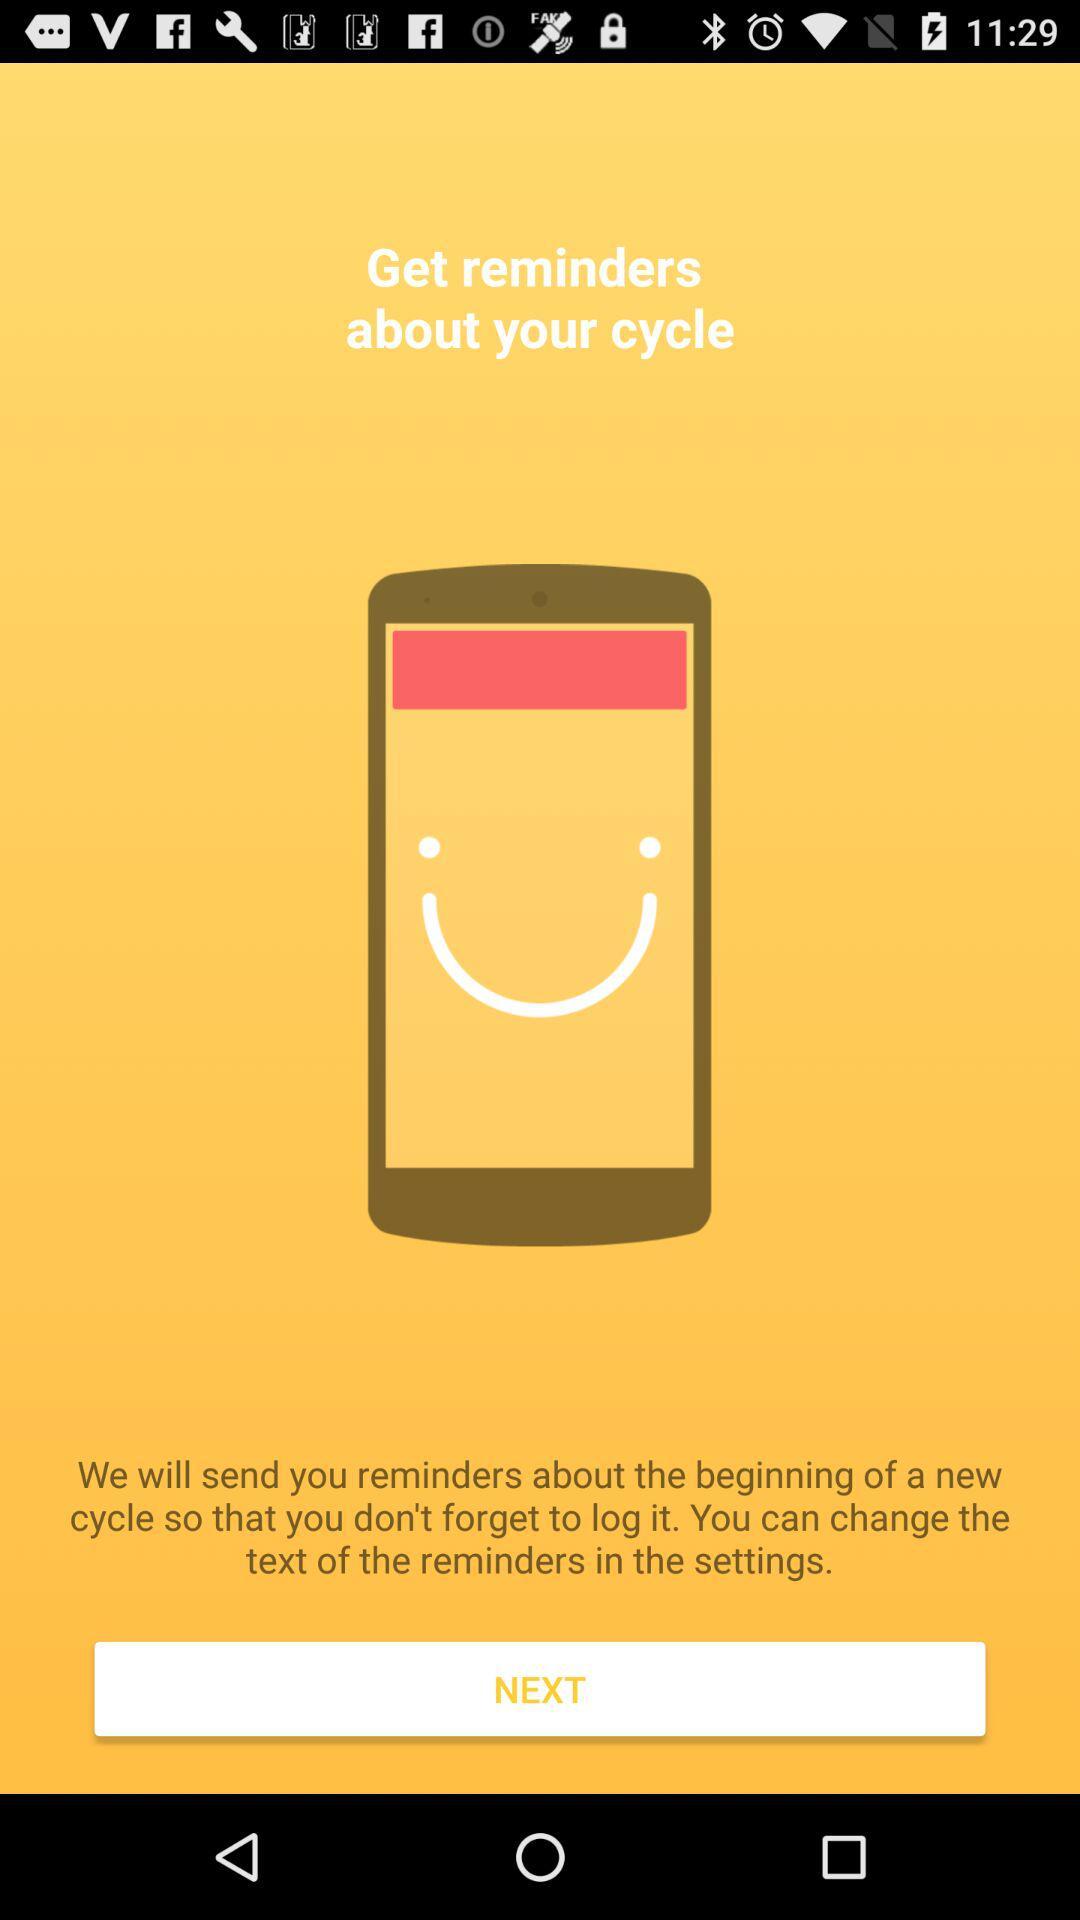 The height and width of the screenshot is (1920, 1080). I want to click on item below the we will send item, so click(540, 1688).